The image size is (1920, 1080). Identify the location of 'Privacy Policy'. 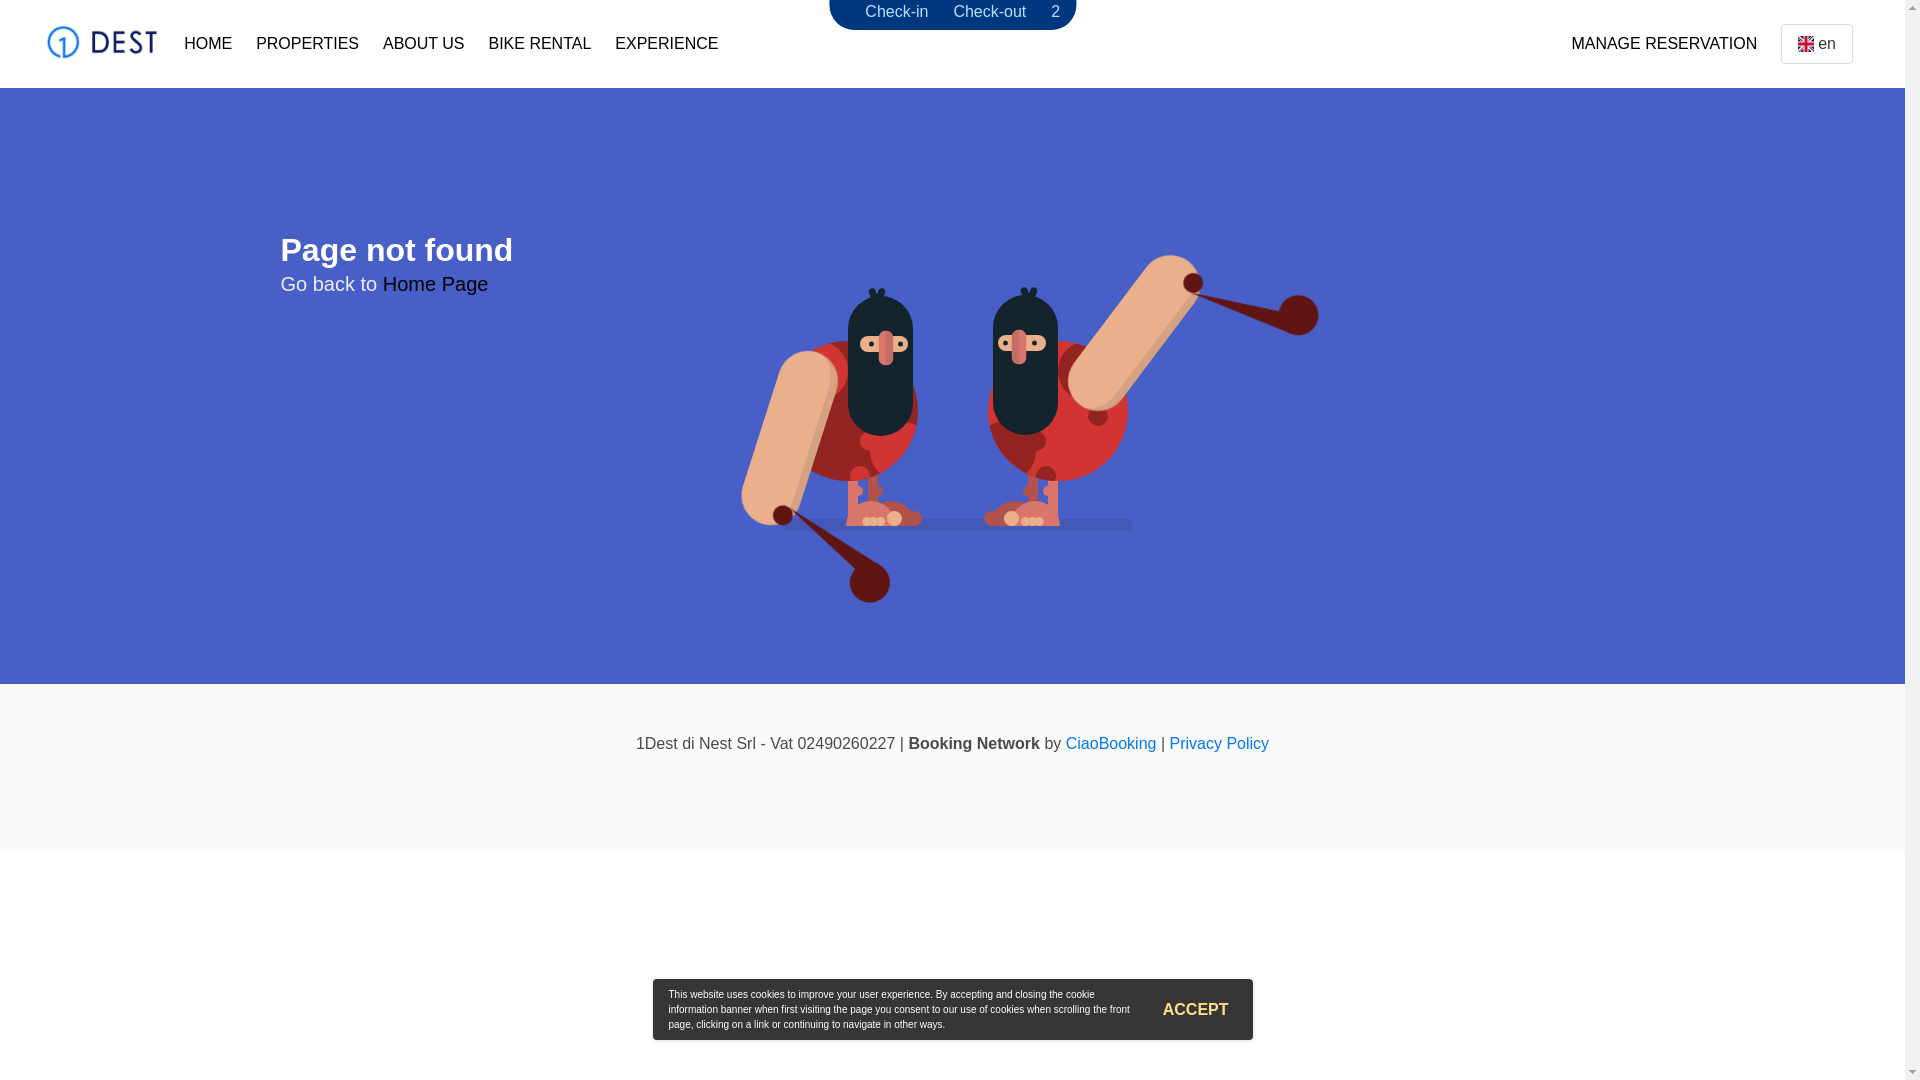
(1218, 743).